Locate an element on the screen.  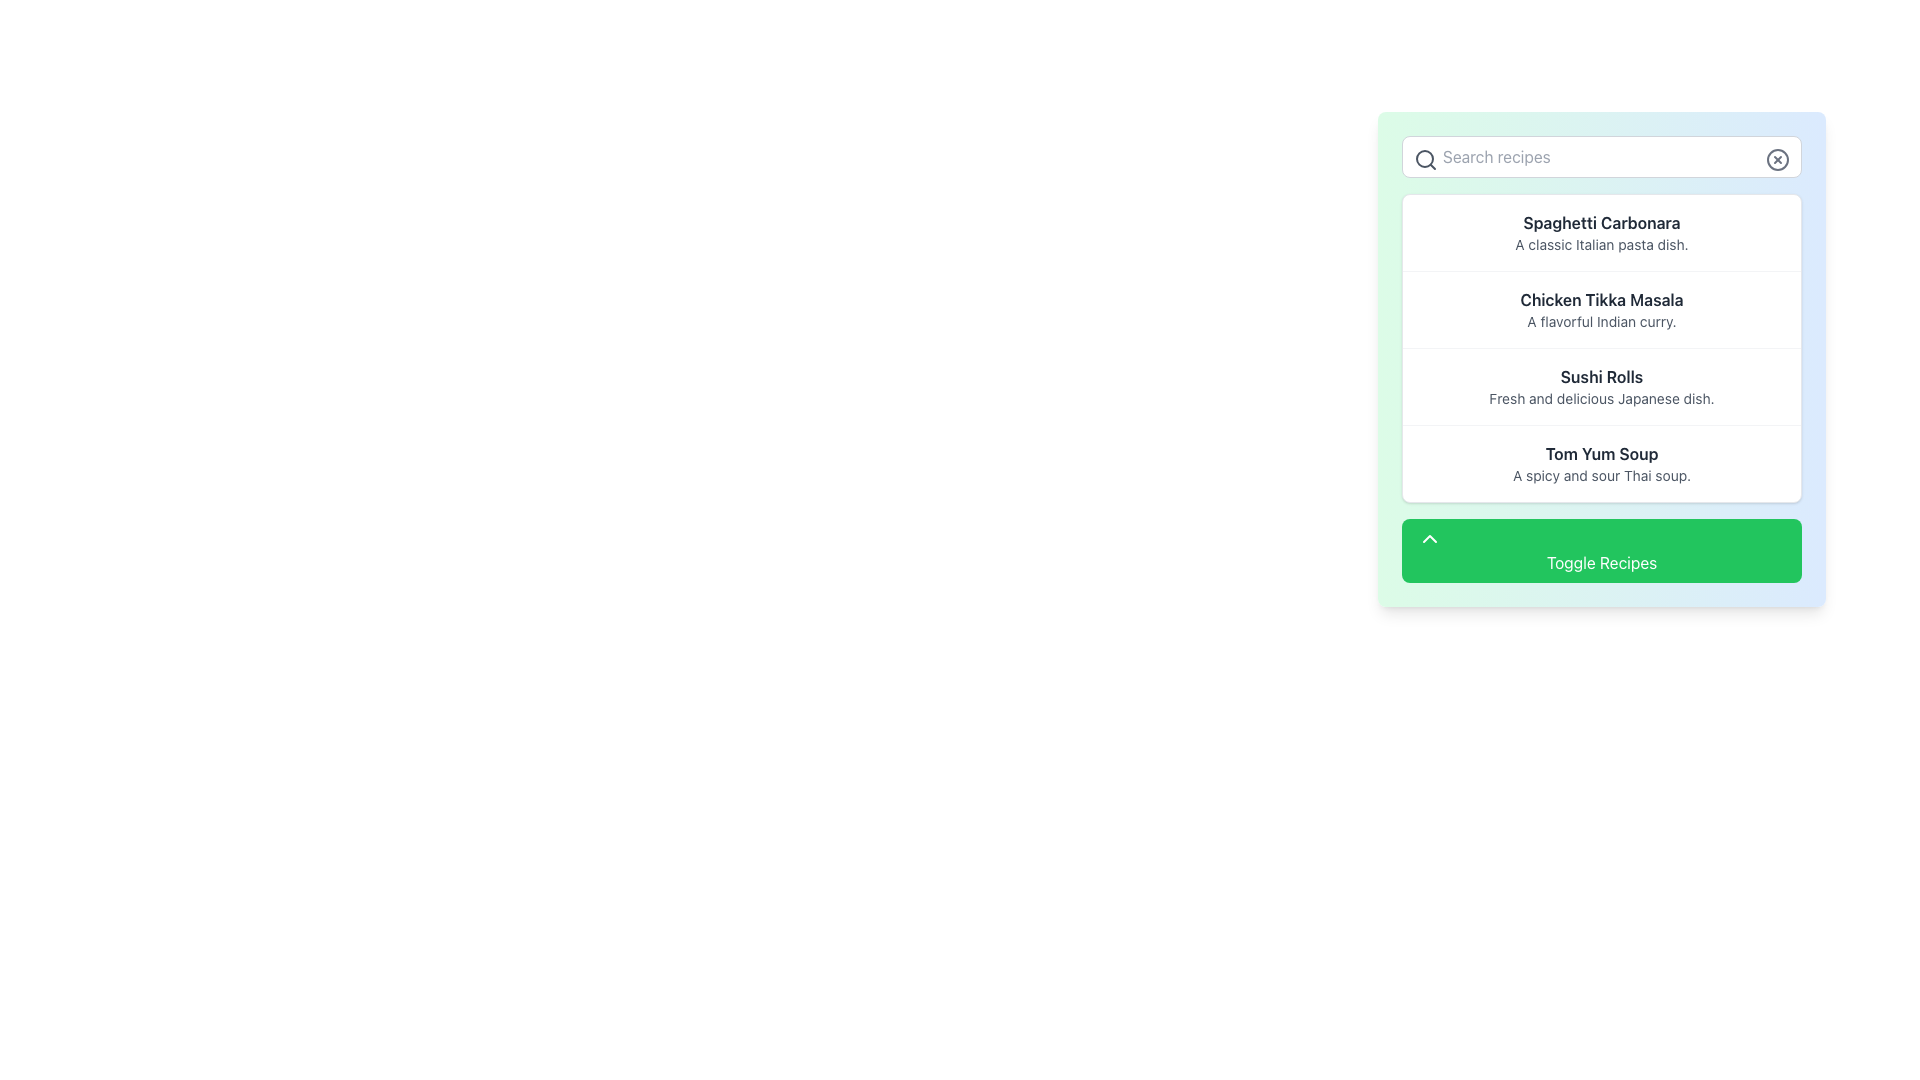
the subtitle text element that describes the 'Tom Yum Soup' dish, located as the fourth item in the vertical list of recipes is located at coordinates (1602, 475).